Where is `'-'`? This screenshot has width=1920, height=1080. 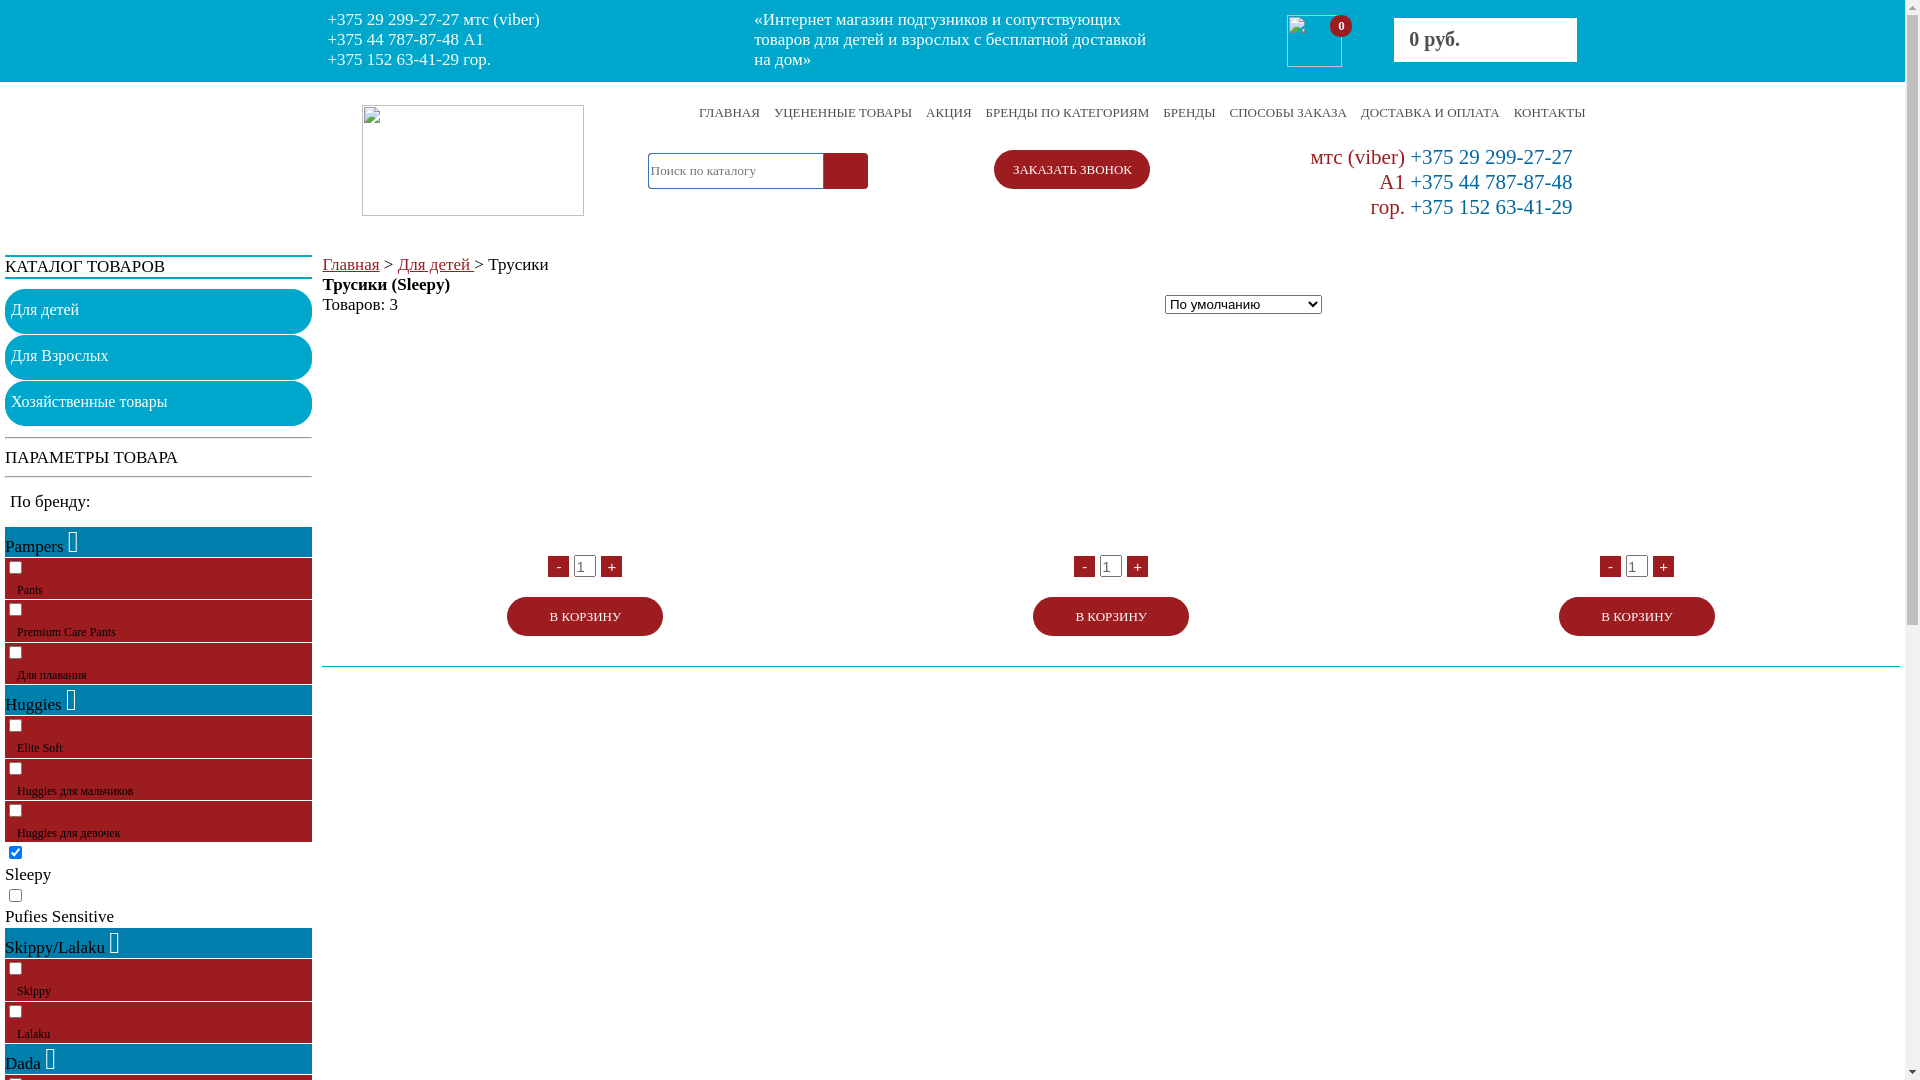 '-' is located at coordinates (1610, 566).